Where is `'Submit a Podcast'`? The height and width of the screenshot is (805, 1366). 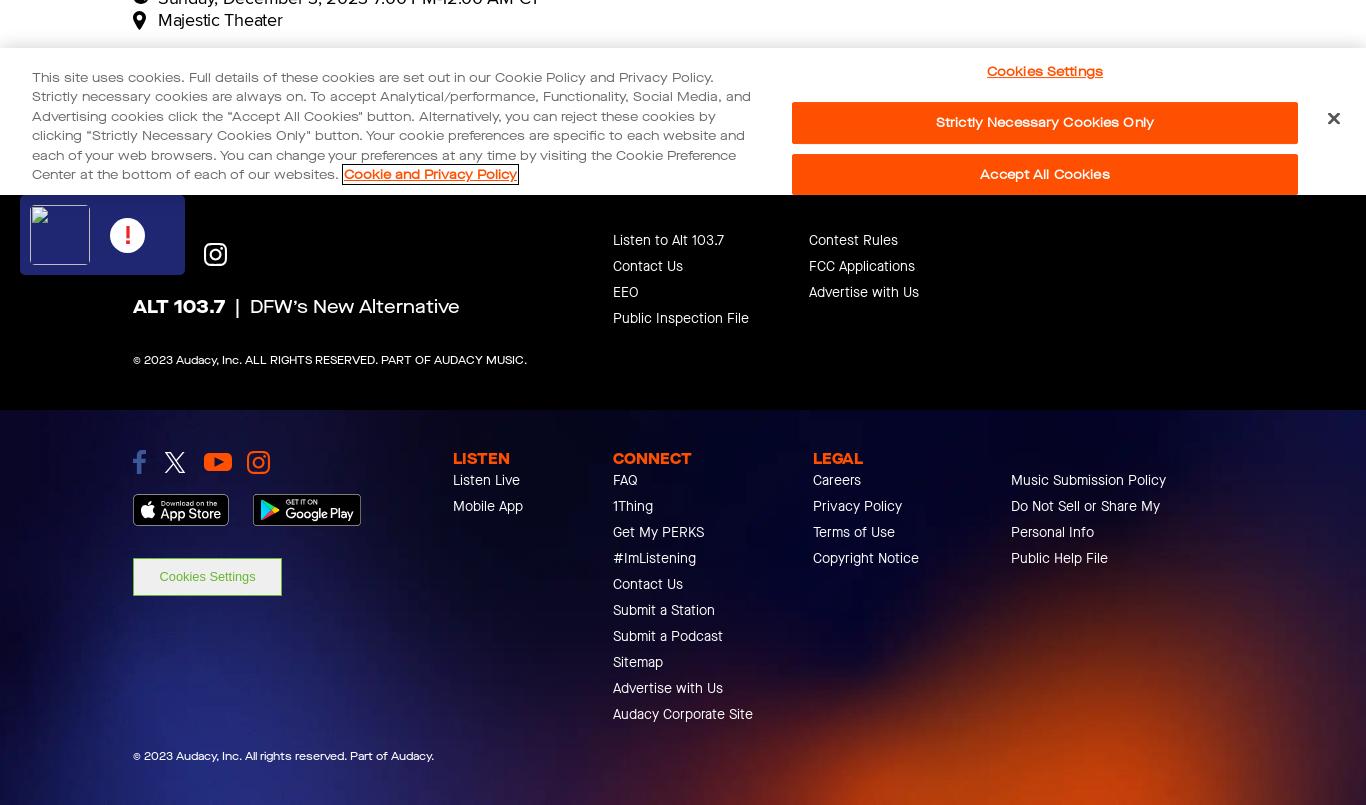 'Submit a Podcast' is located at coordinates (612, 635).